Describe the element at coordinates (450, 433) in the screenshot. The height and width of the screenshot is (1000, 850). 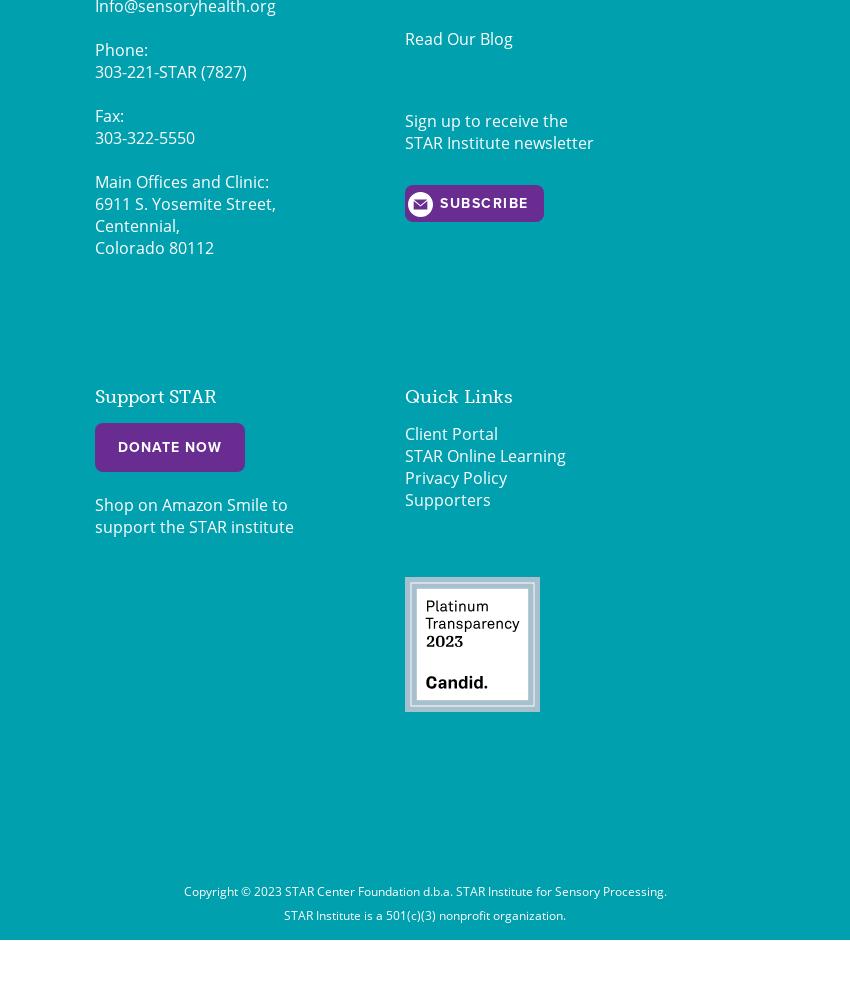
I see `'Client Portal'` at that location.